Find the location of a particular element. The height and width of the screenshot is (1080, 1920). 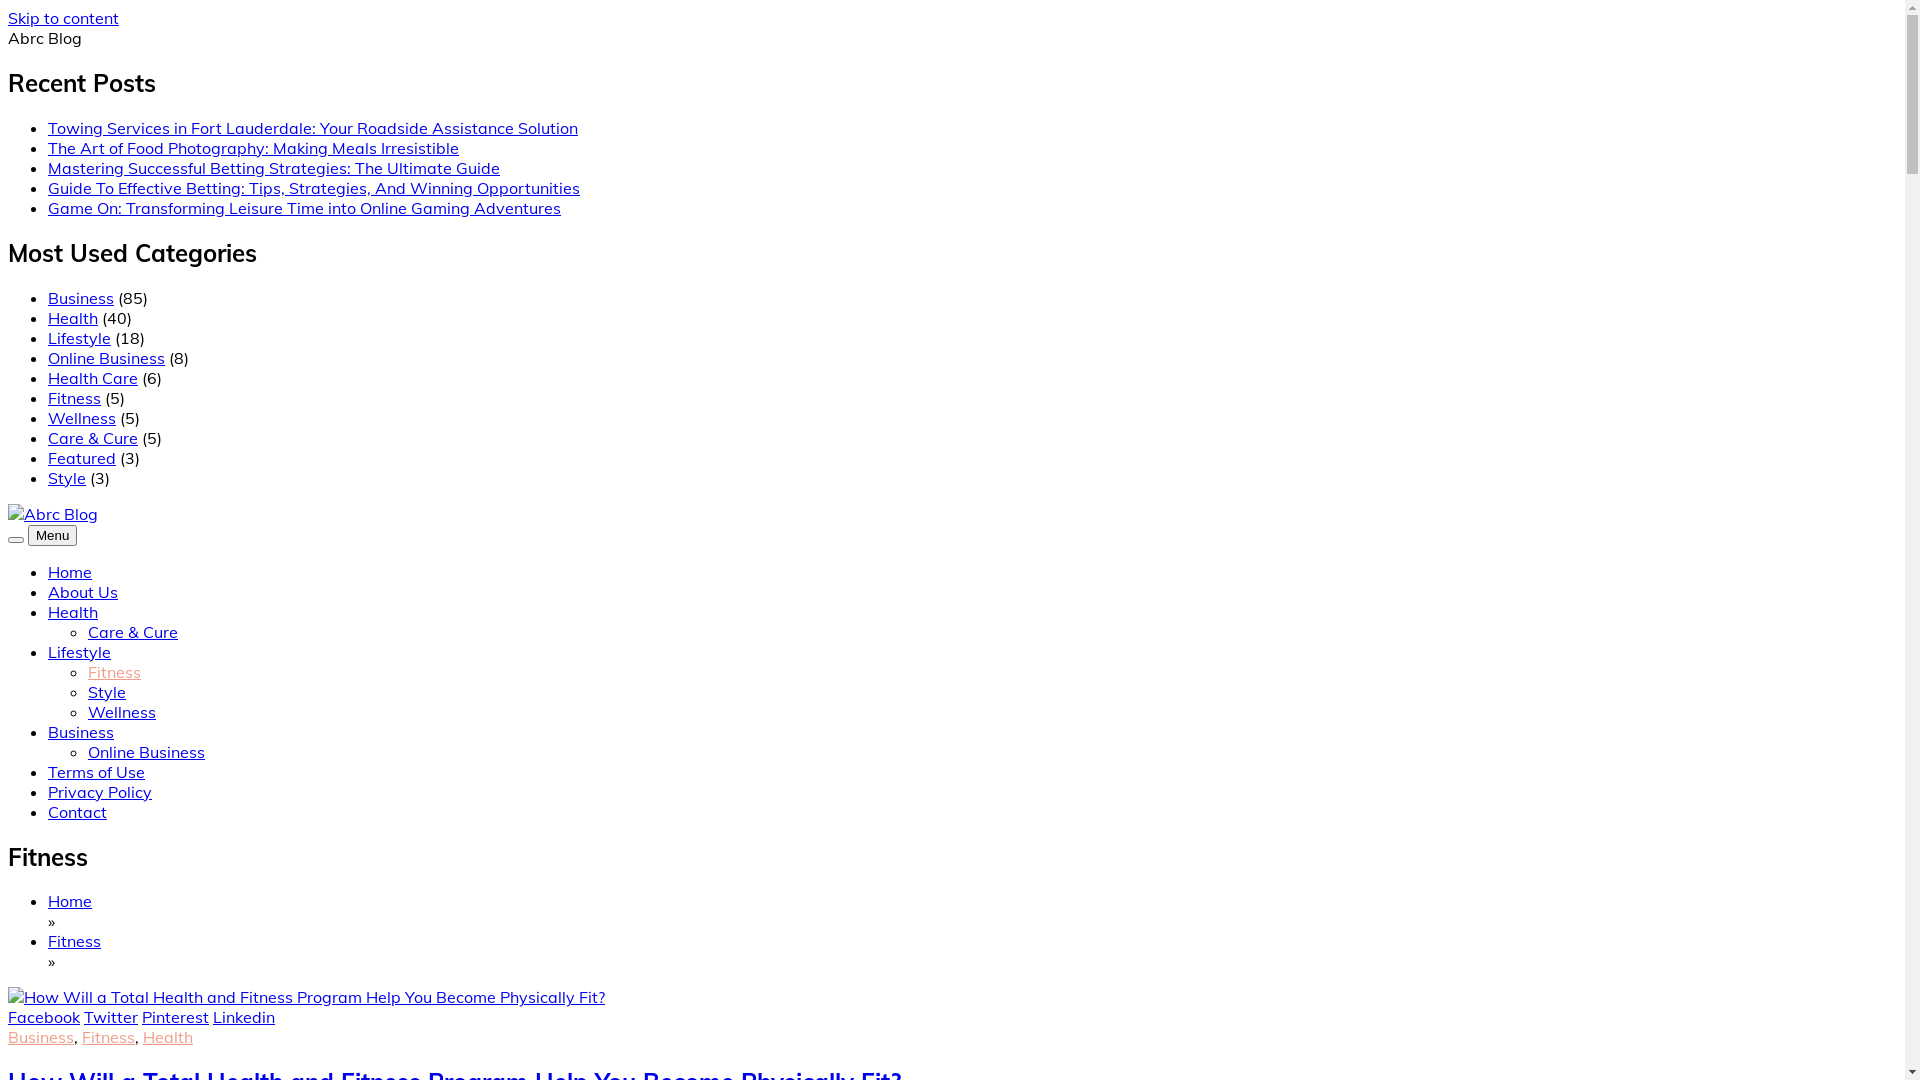

'Skip to content' is located at coordinates (63, 18).